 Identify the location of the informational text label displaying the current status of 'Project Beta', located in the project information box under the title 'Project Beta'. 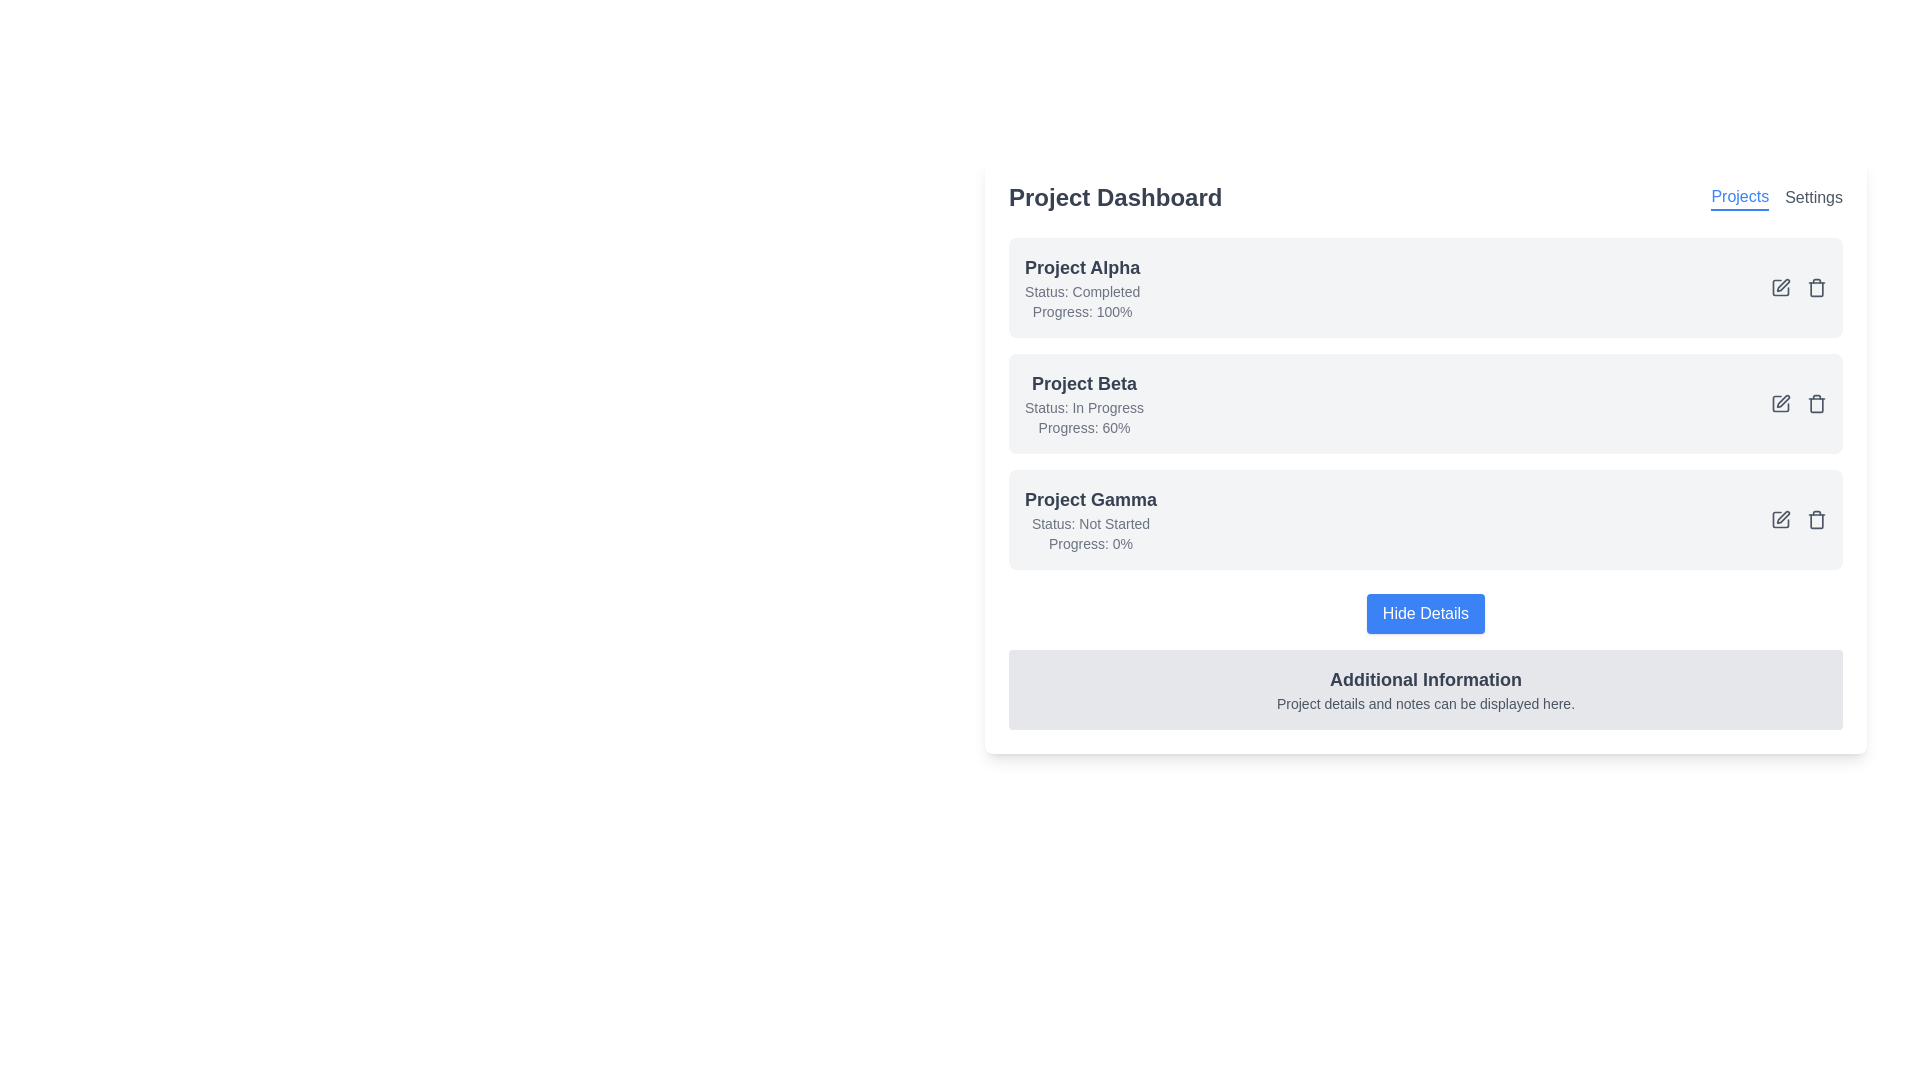
(1083, 407).